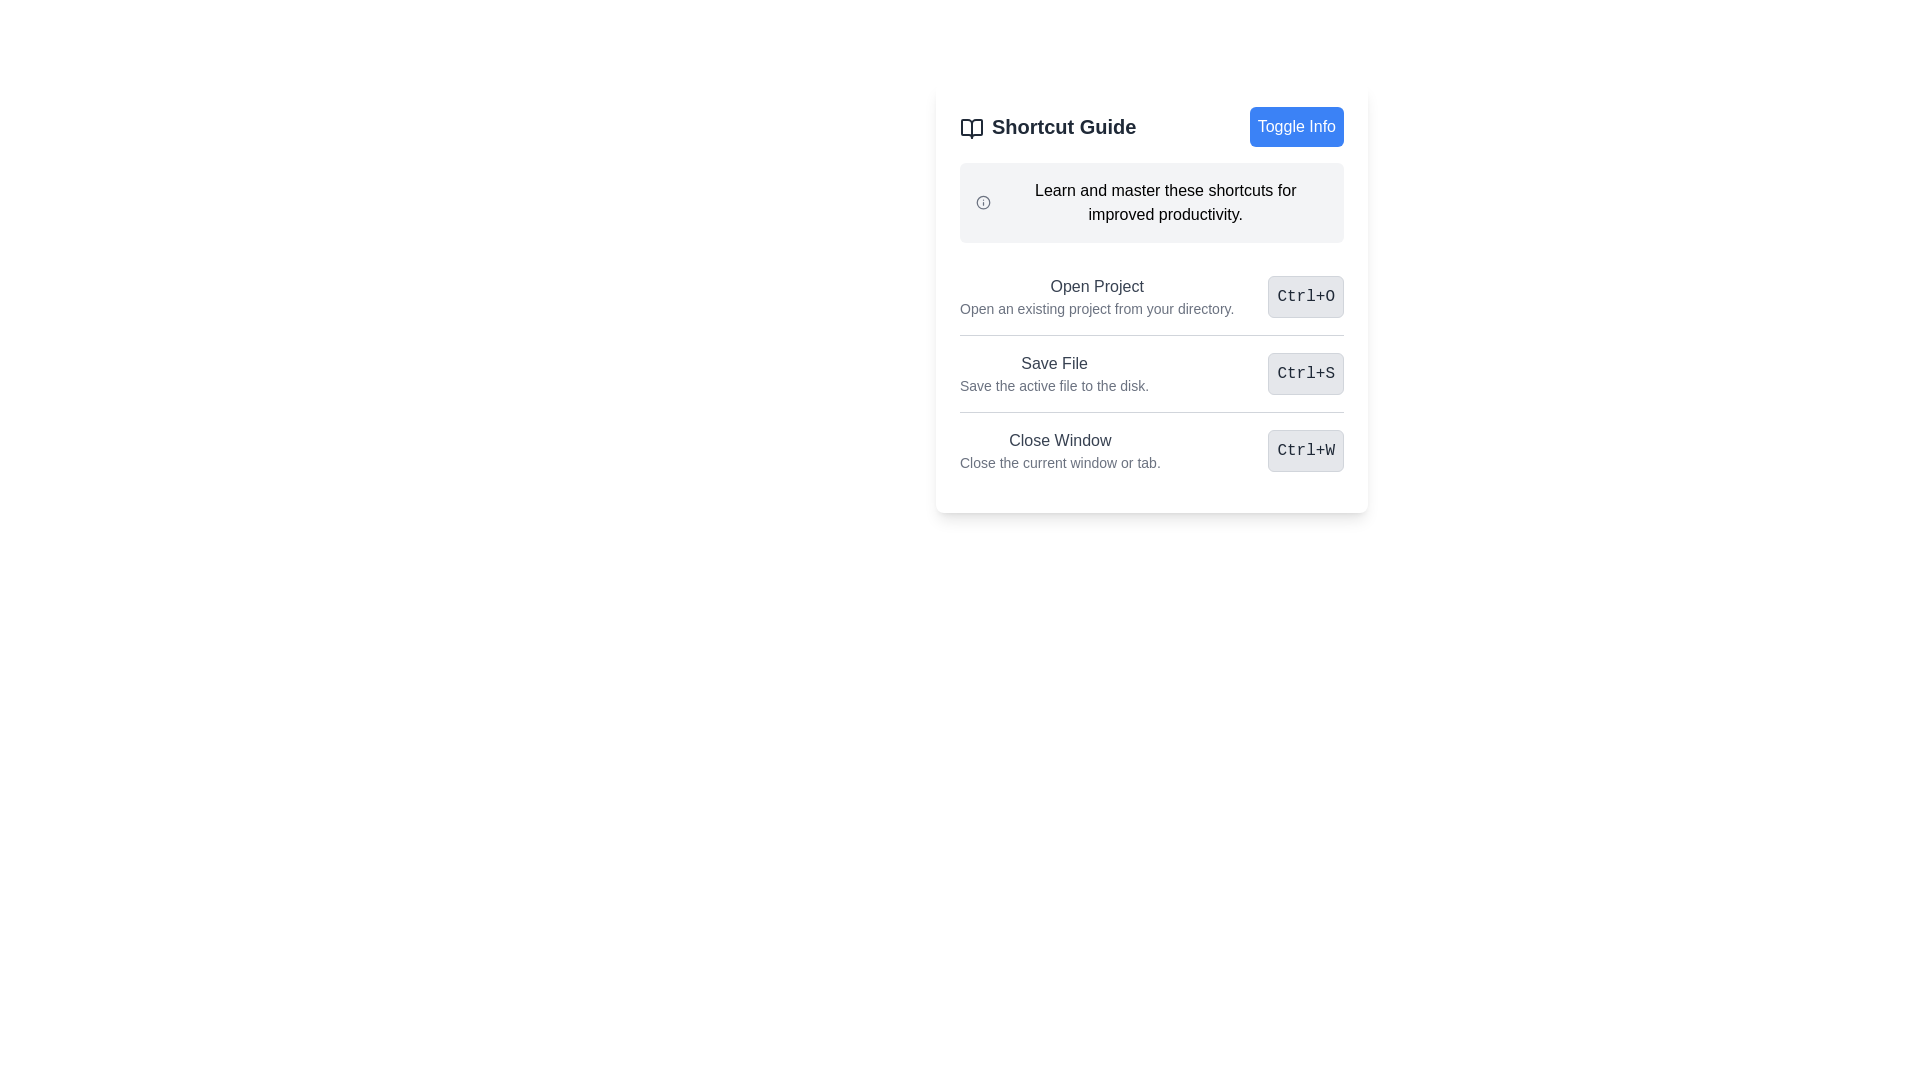  I want to click on the informational text element titled 'Close Window' located in the bottom section of the 'Shortcut Guide' sidebar interface, so click(1059, 451).